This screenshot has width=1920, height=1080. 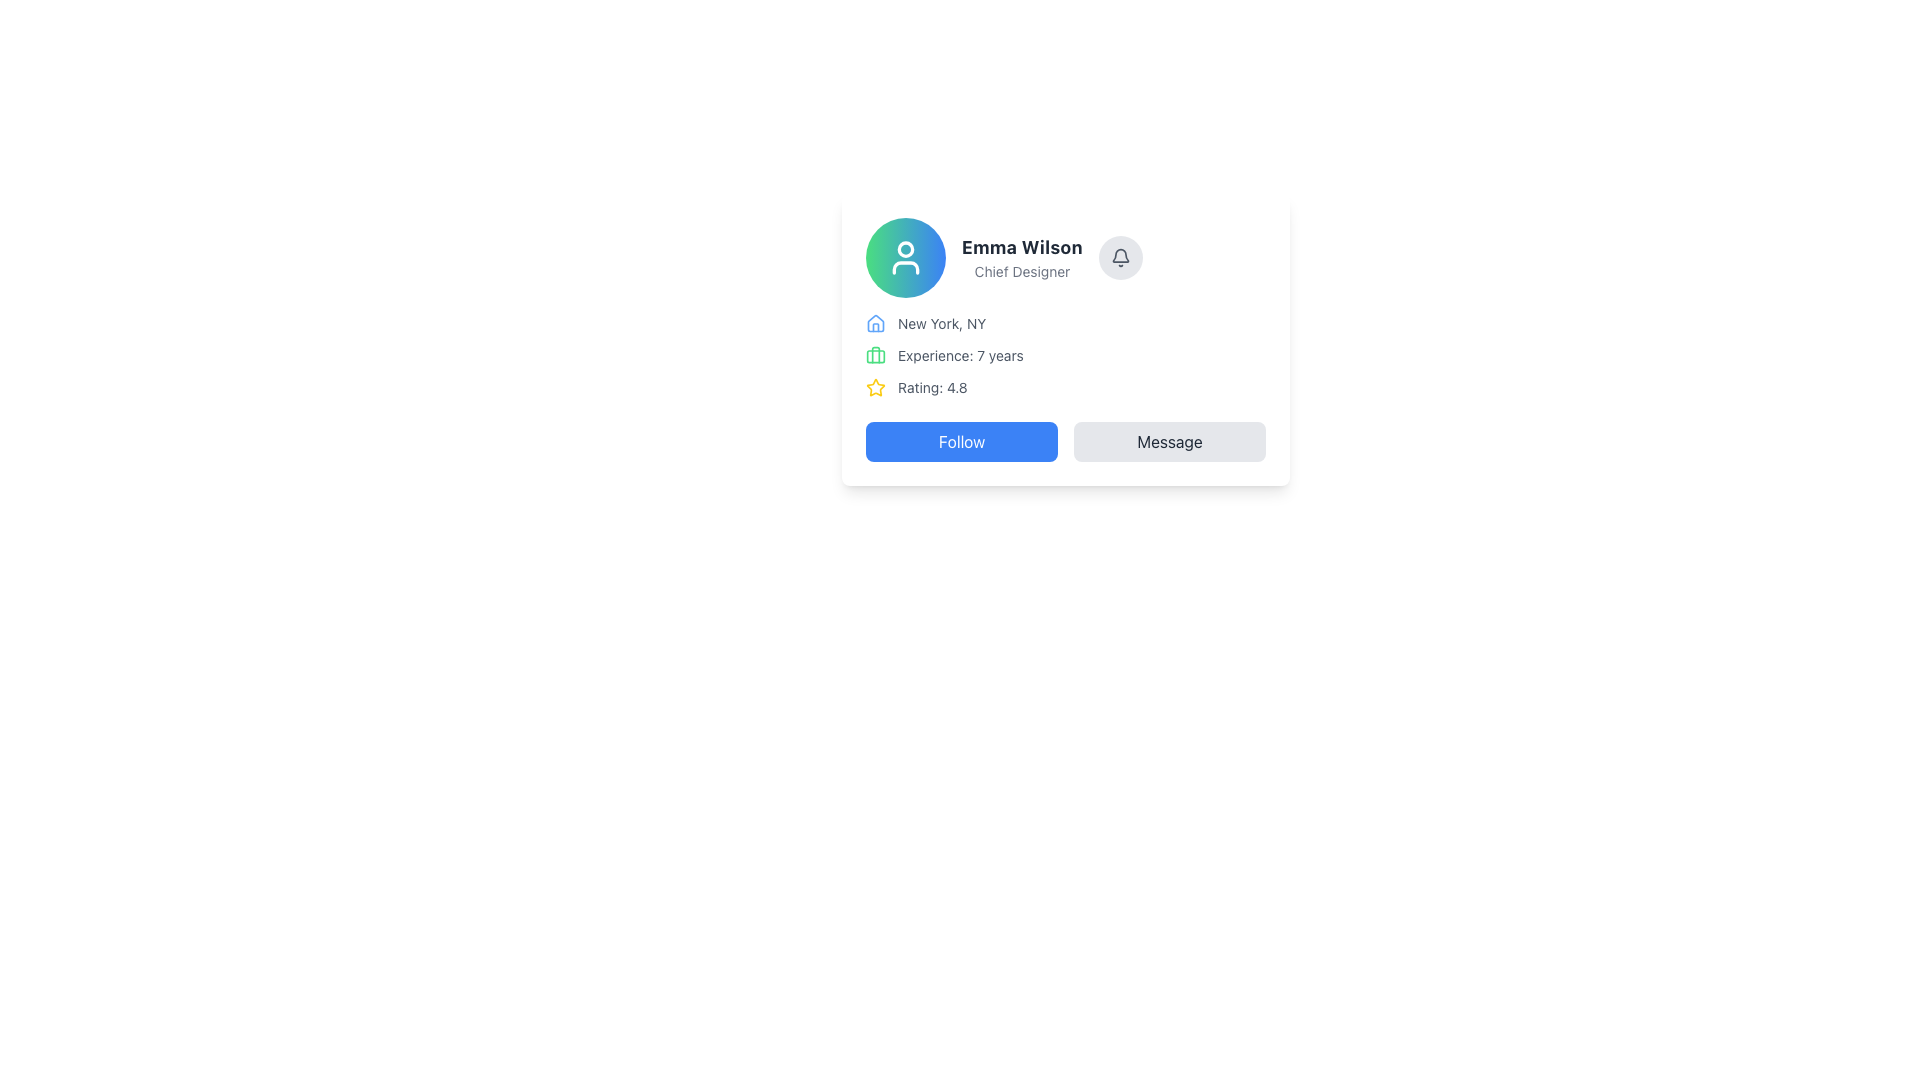 I want to click on the composite UI element displaying the rating value (4.8) at the bottom of the profile information card, so click(x=1064, y=388).